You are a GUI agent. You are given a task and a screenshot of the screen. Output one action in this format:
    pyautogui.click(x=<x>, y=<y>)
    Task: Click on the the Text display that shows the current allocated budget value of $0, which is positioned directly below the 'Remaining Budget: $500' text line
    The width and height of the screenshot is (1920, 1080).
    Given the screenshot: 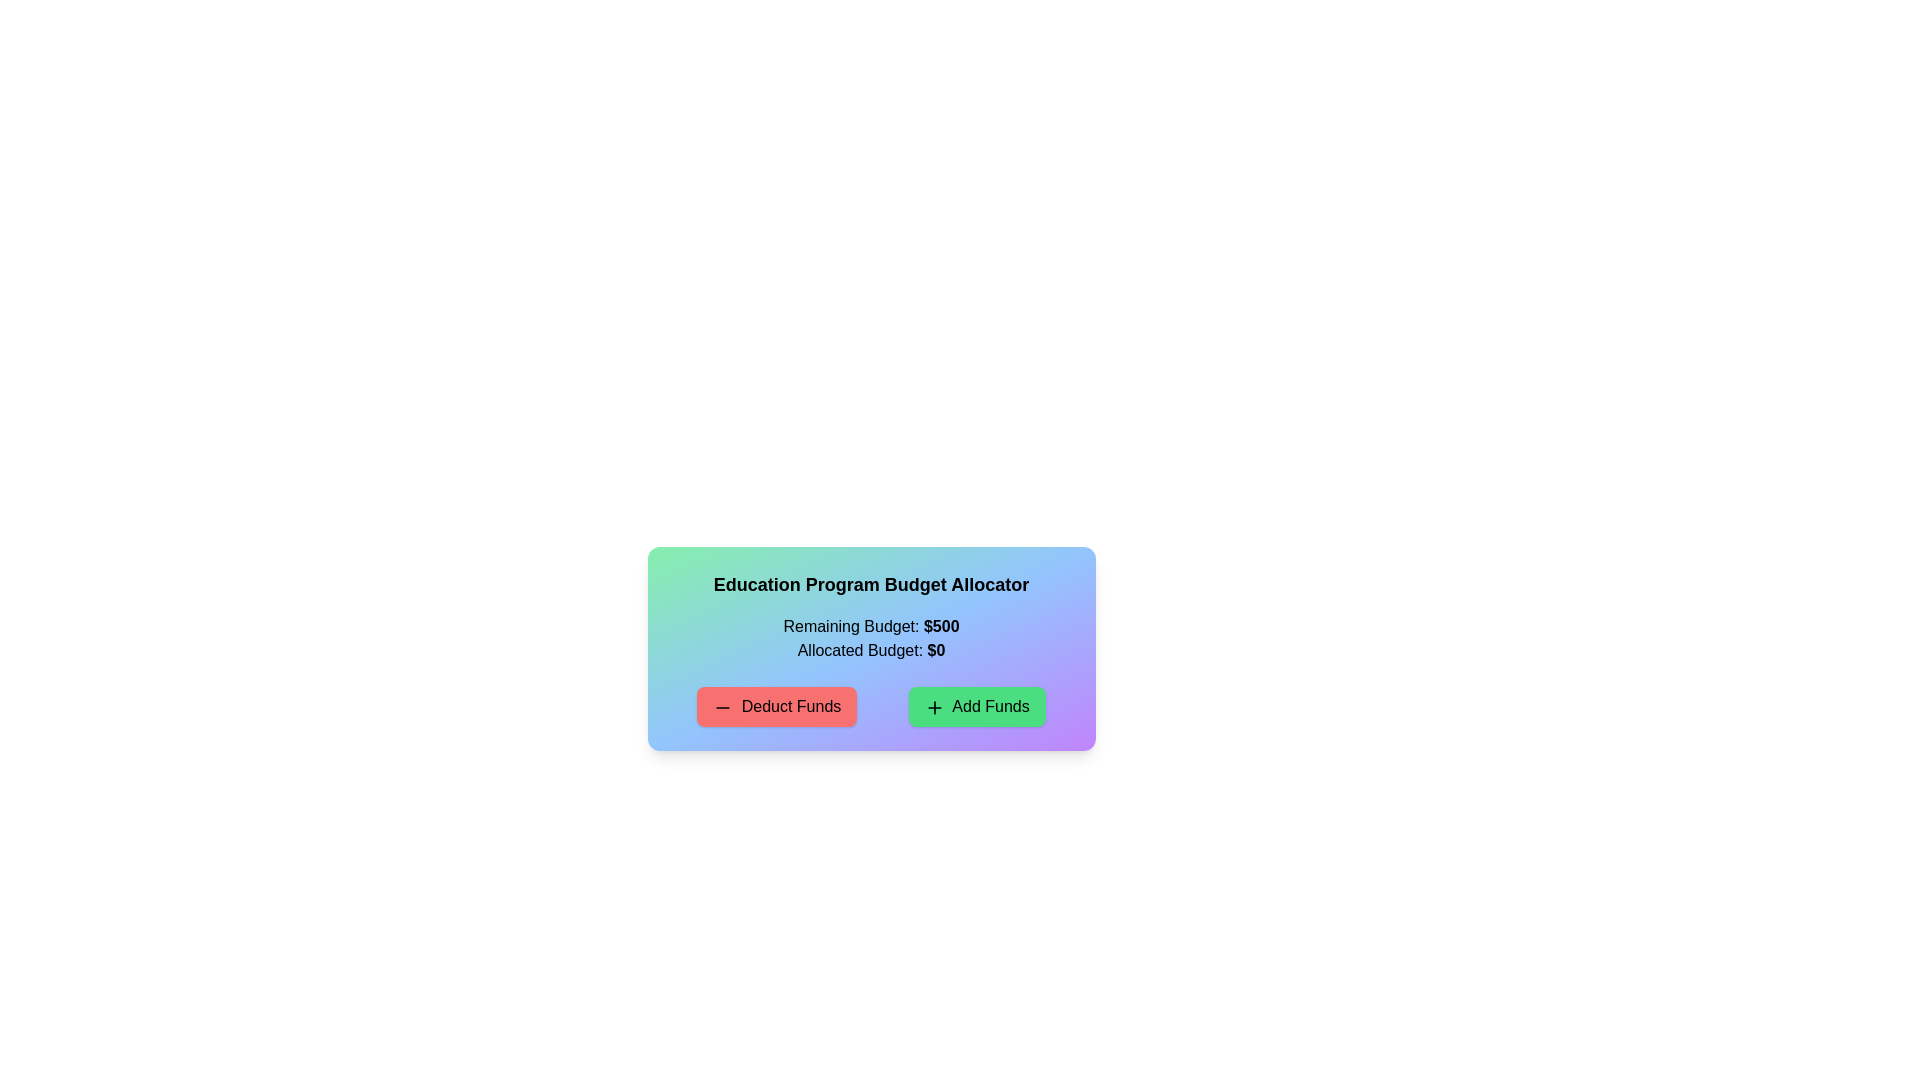 What is the action you would take?
    pyautogui.click(x=871, y=651)
    